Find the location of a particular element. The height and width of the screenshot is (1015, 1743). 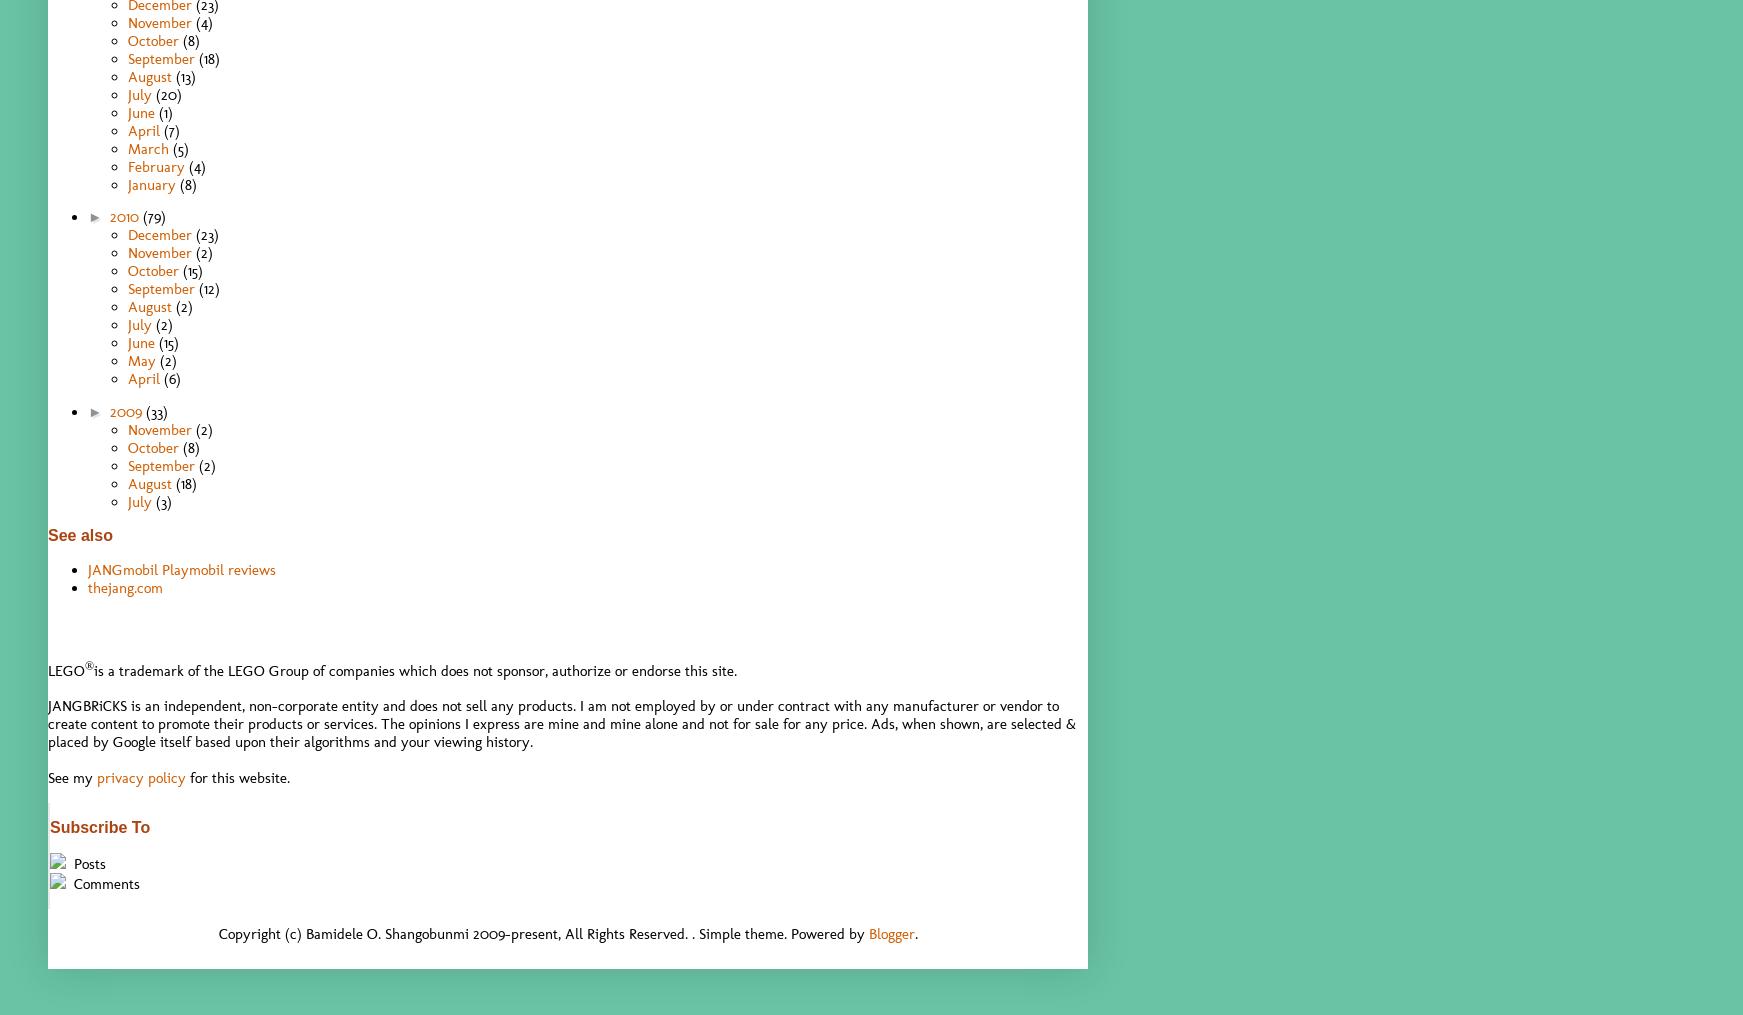

'December' is located at coordinates (127, 234).